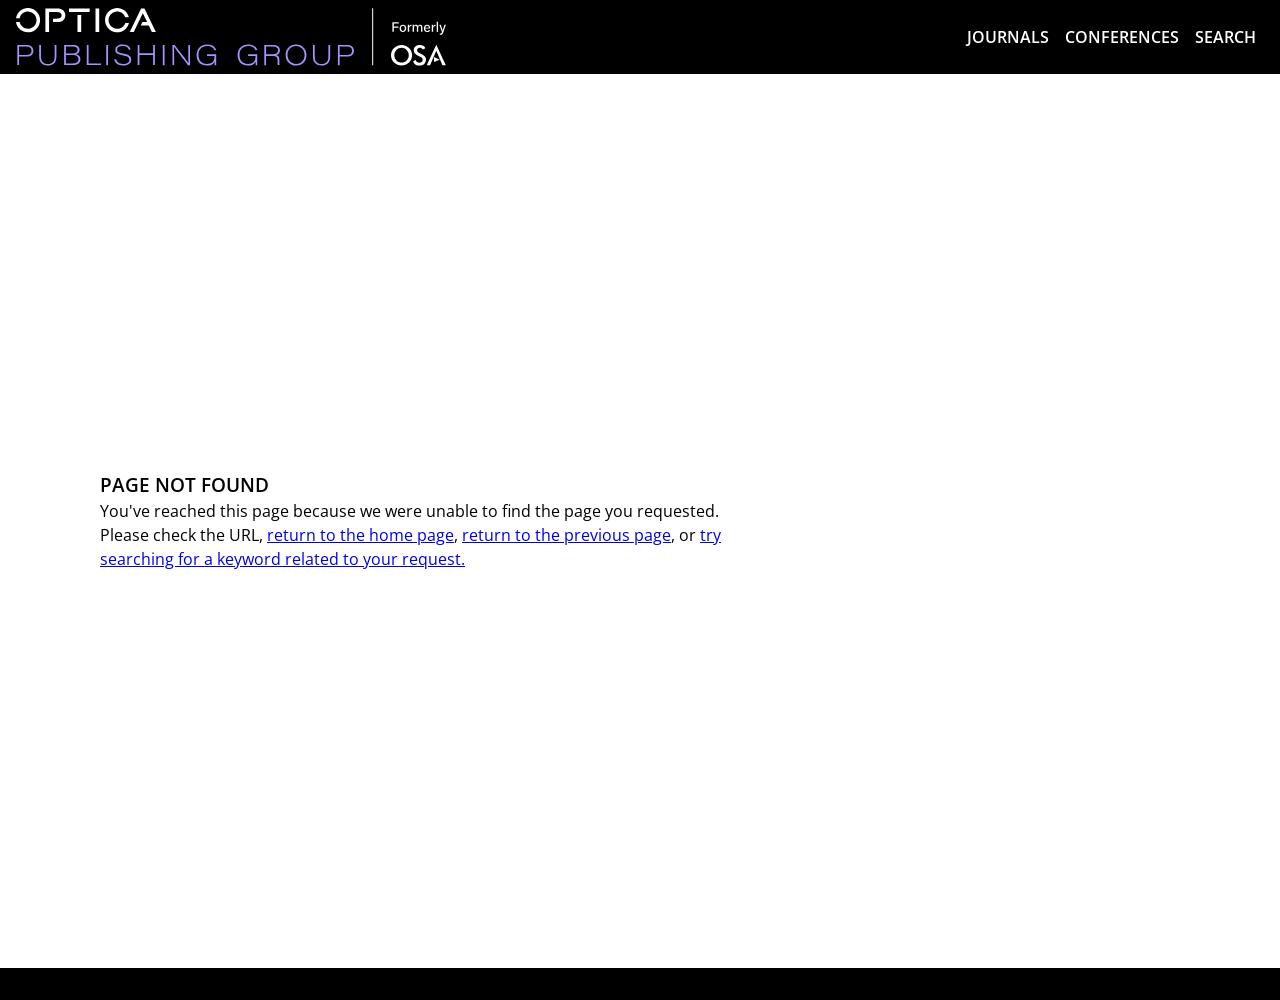 This screenshot has height=1000, width=1280. What do you see at coordinates (670, 535) in the screenshot?
I see `', or'` at bounding box center [670, 535].